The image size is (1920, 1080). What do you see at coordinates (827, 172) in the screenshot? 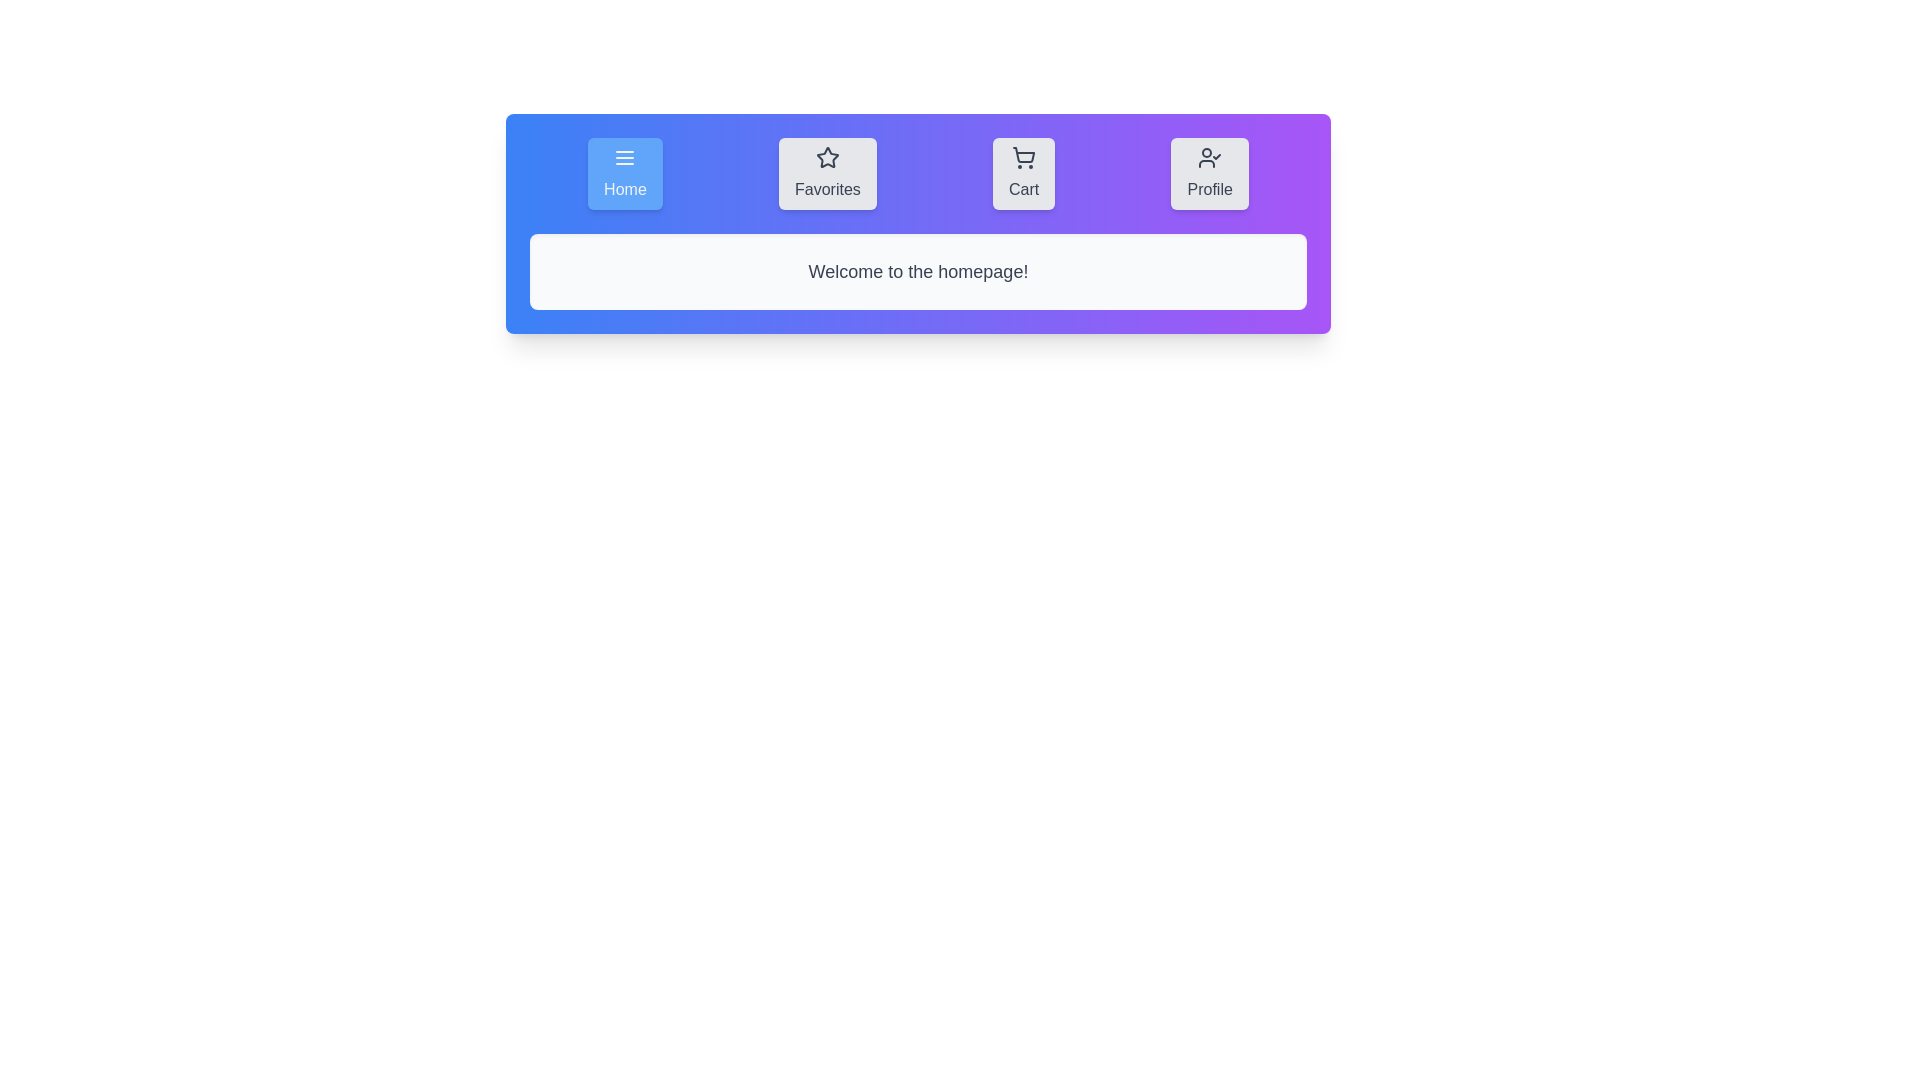
I see `the 'Favorites' navigation button located as the second item in the navigation bar` at bounding box center [827, 172].